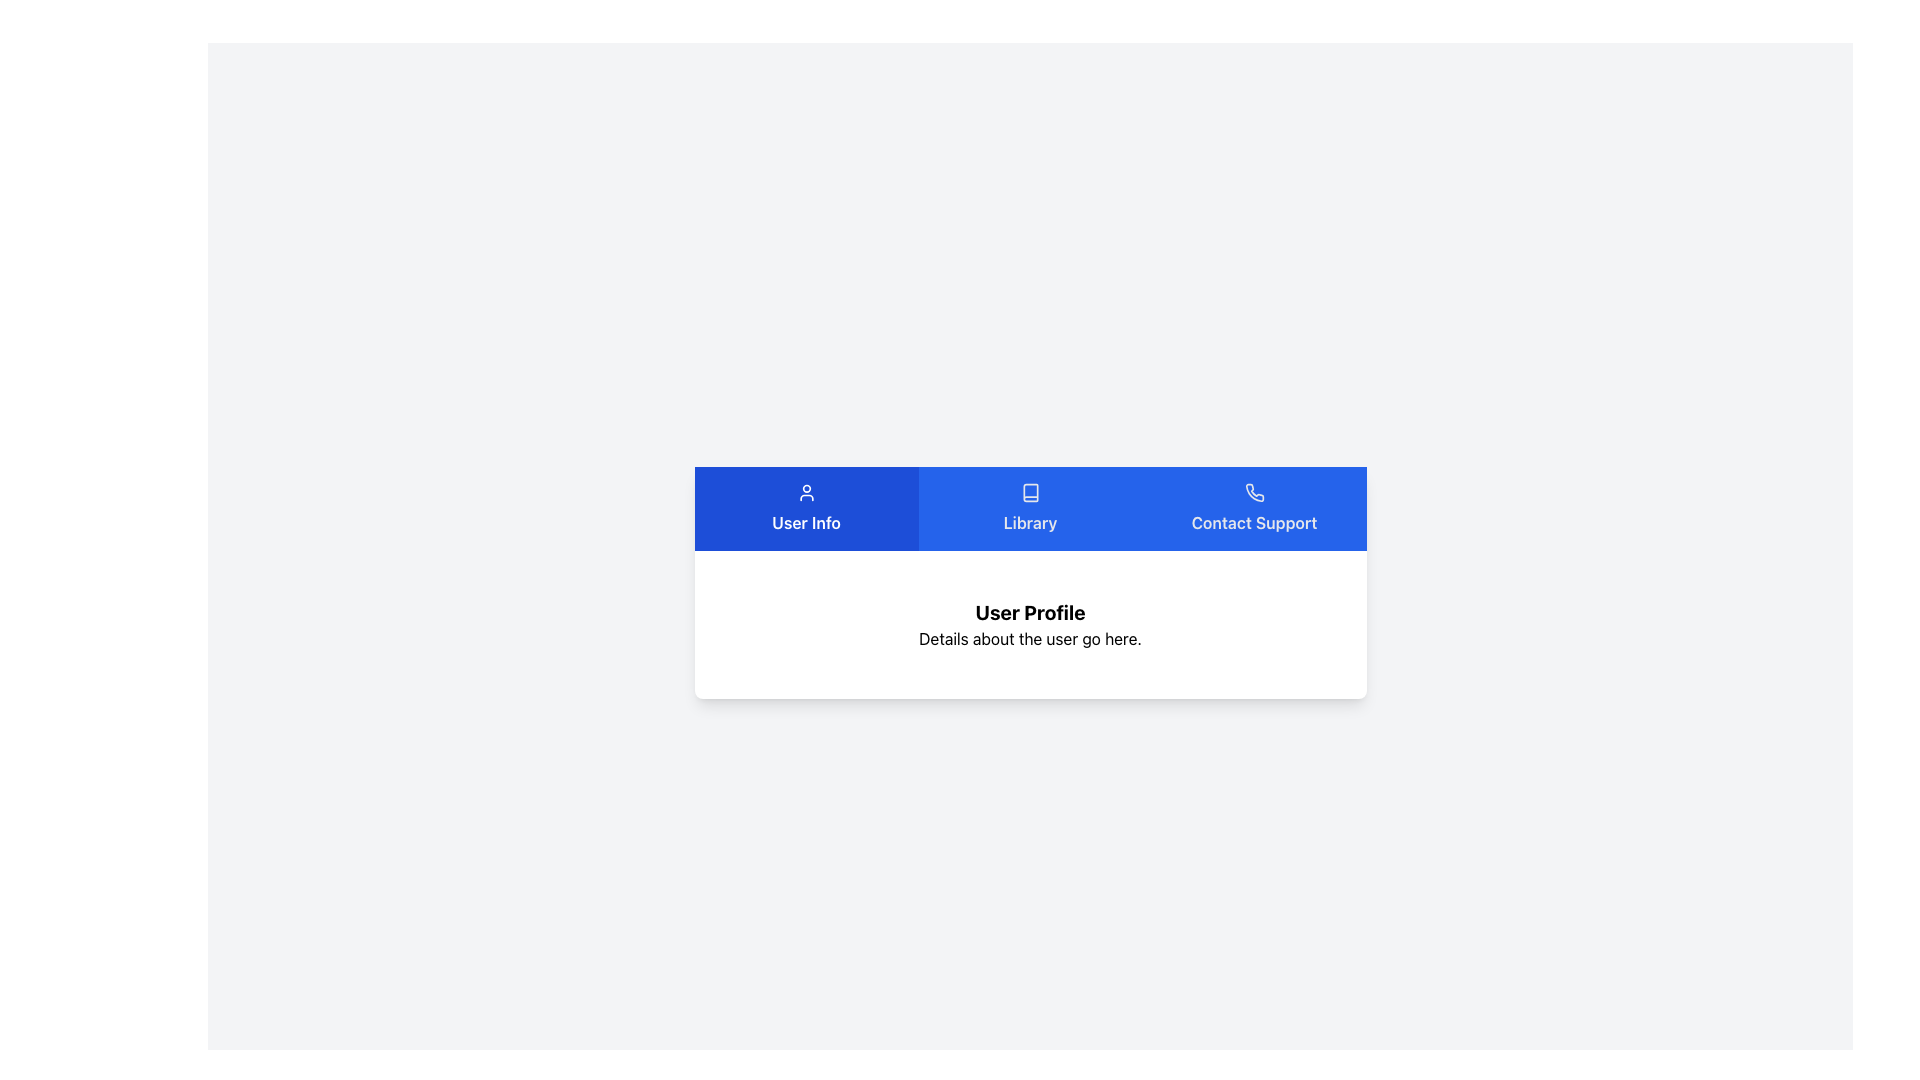  I want to click on the Text Label that serves as a header for the user profile section, located above the user details text within the card, so click(1030, 612).